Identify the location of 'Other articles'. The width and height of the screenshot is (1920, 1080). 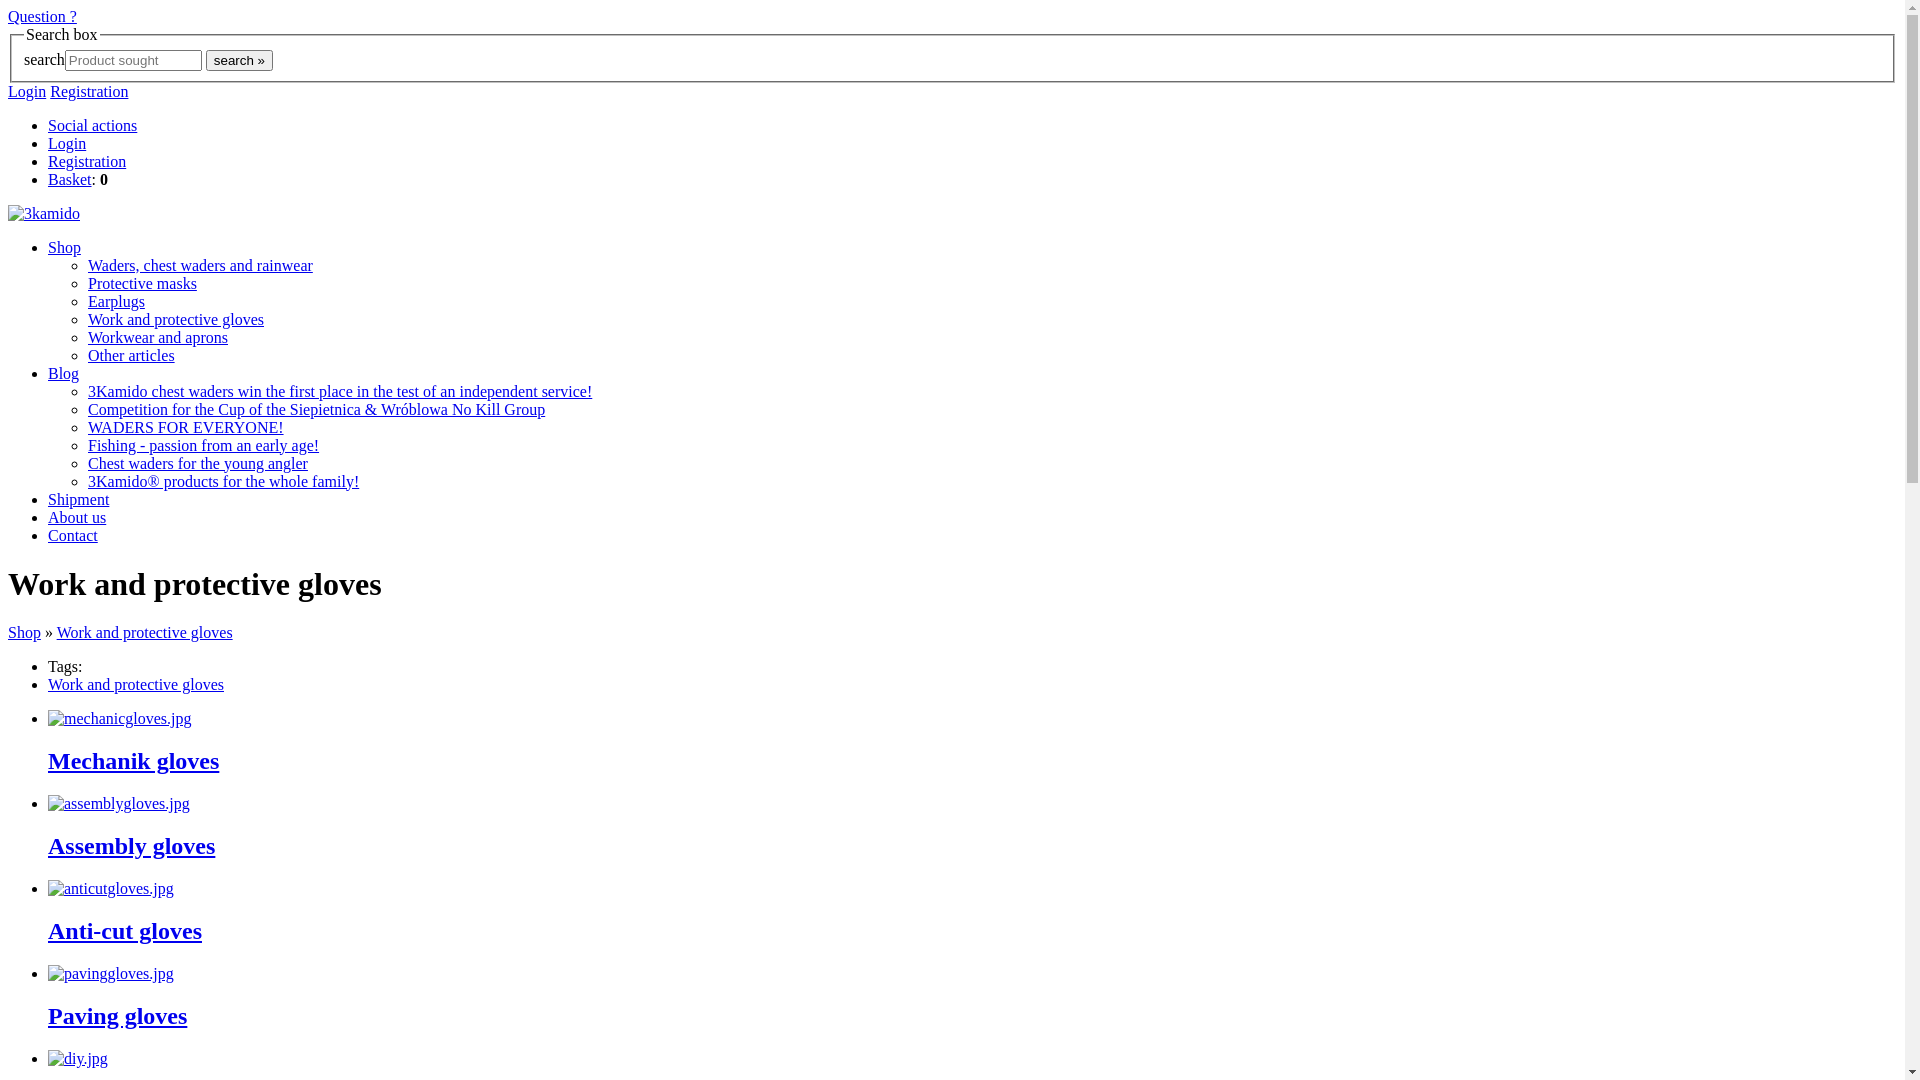
(130, 354).